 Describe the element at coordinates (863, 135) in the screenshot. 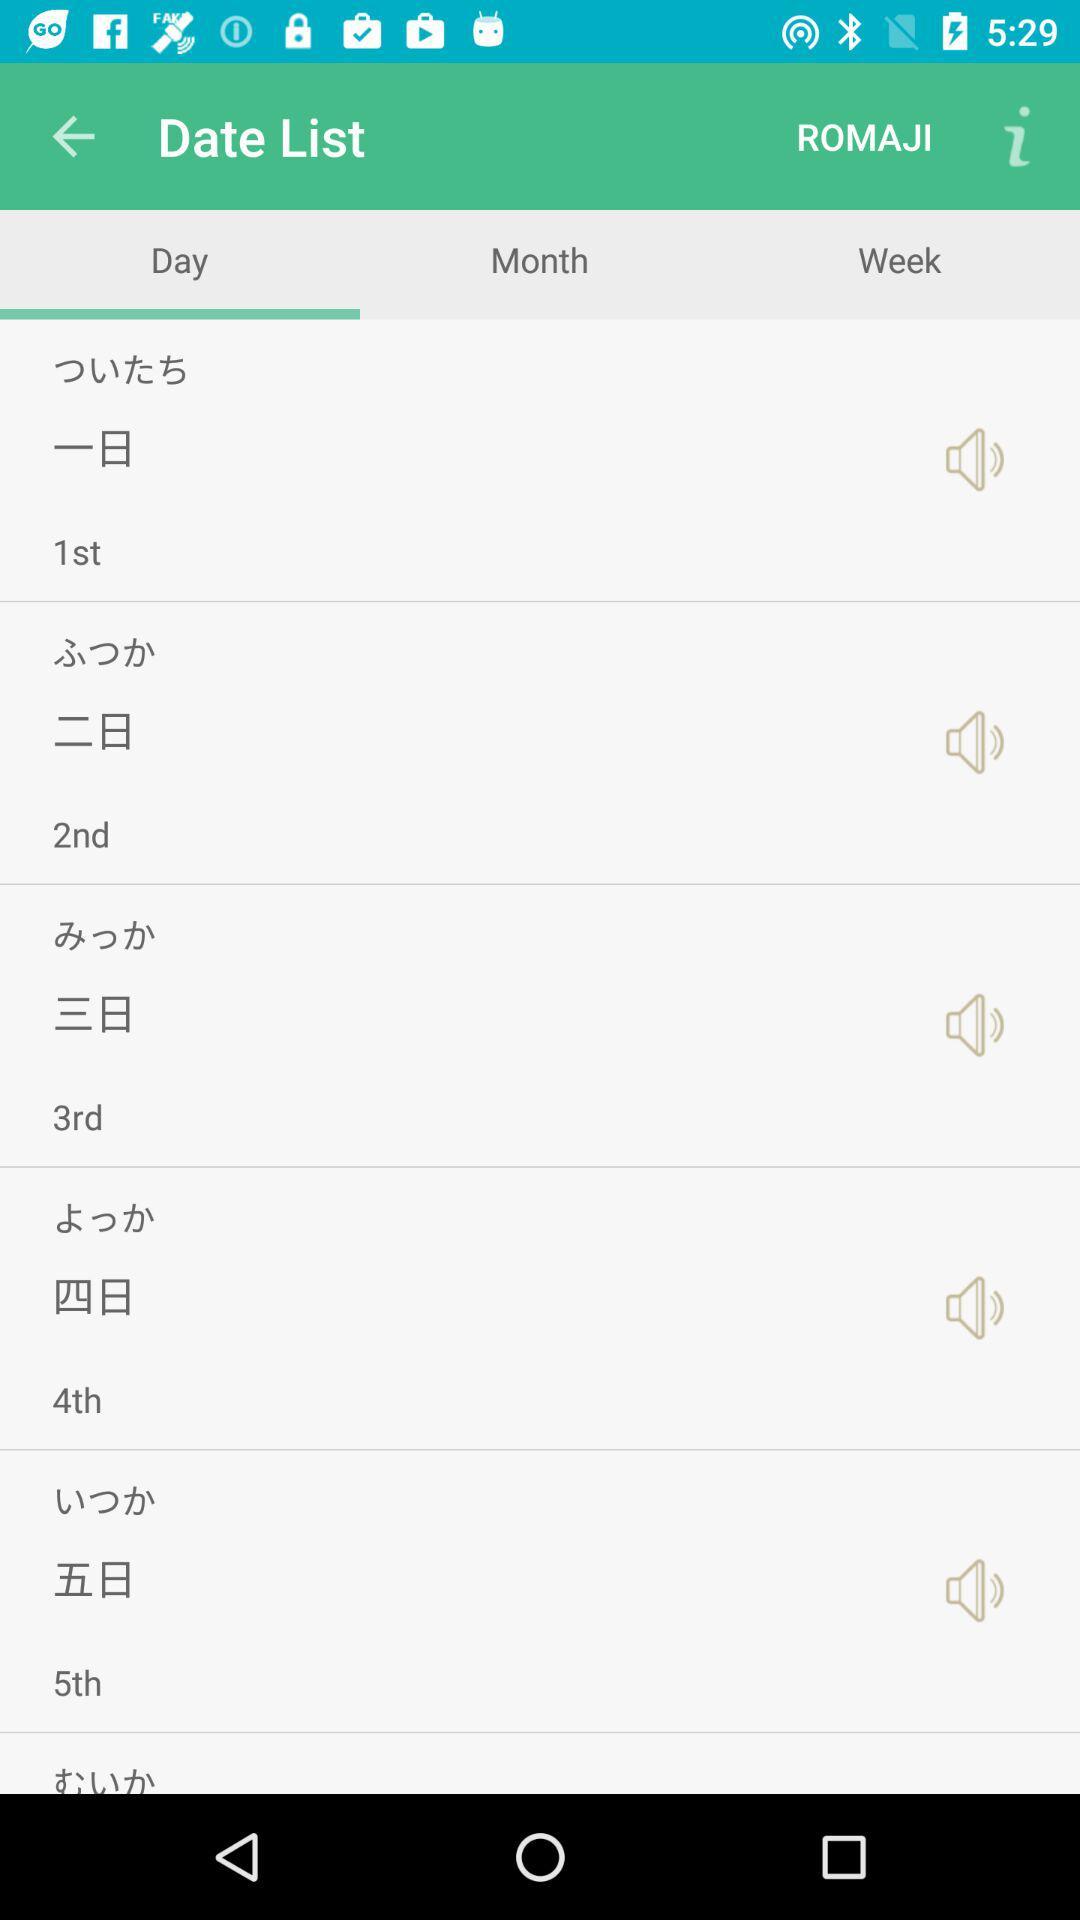

I see `the romaji icon` at that location.